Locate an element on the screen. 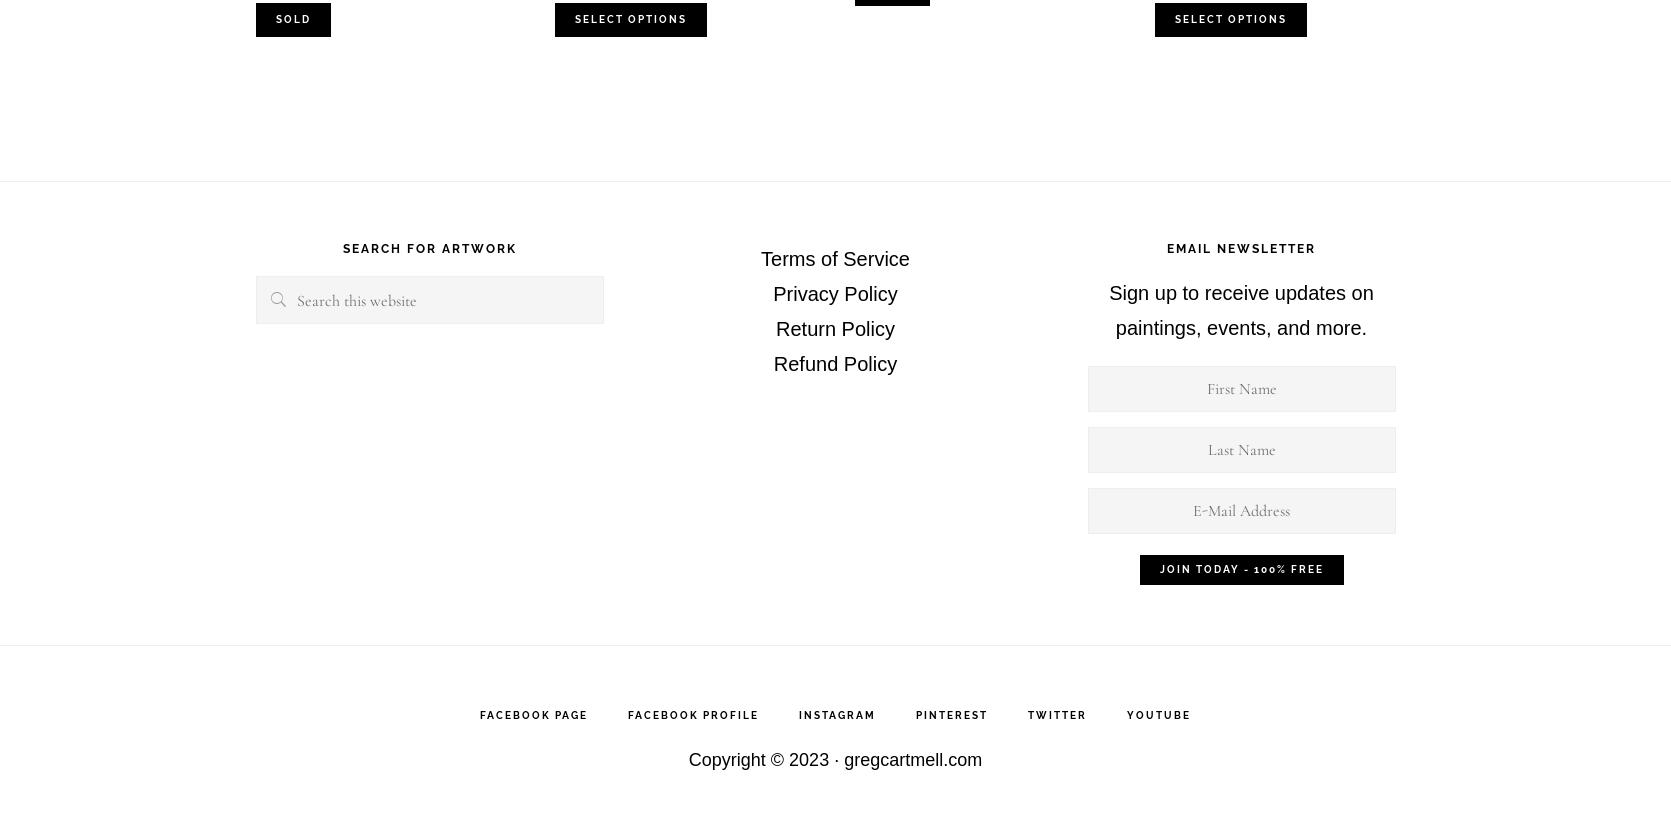 The width and height of the screenshot is (1671, 827). 'gregcartmell.com' is located at coordinates (912, 759).